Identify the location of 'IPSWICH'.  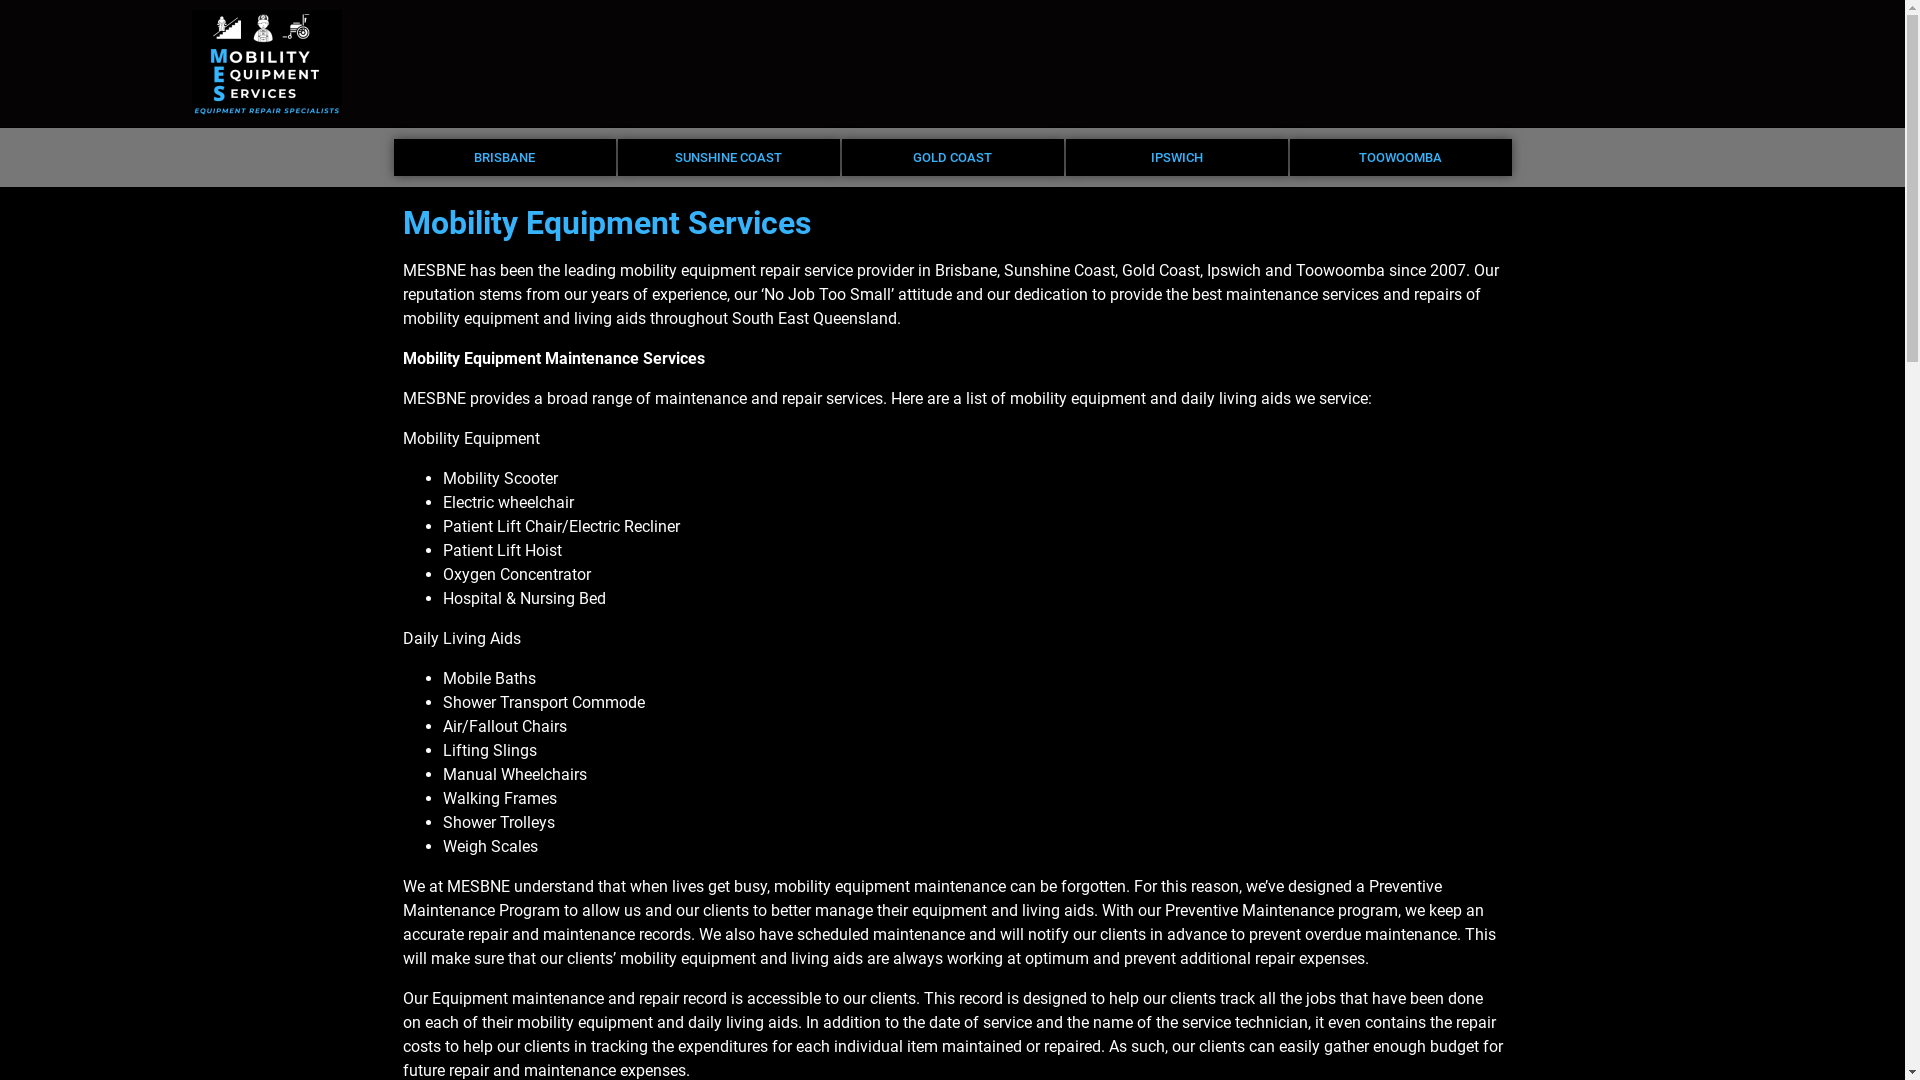
(1176, 156).